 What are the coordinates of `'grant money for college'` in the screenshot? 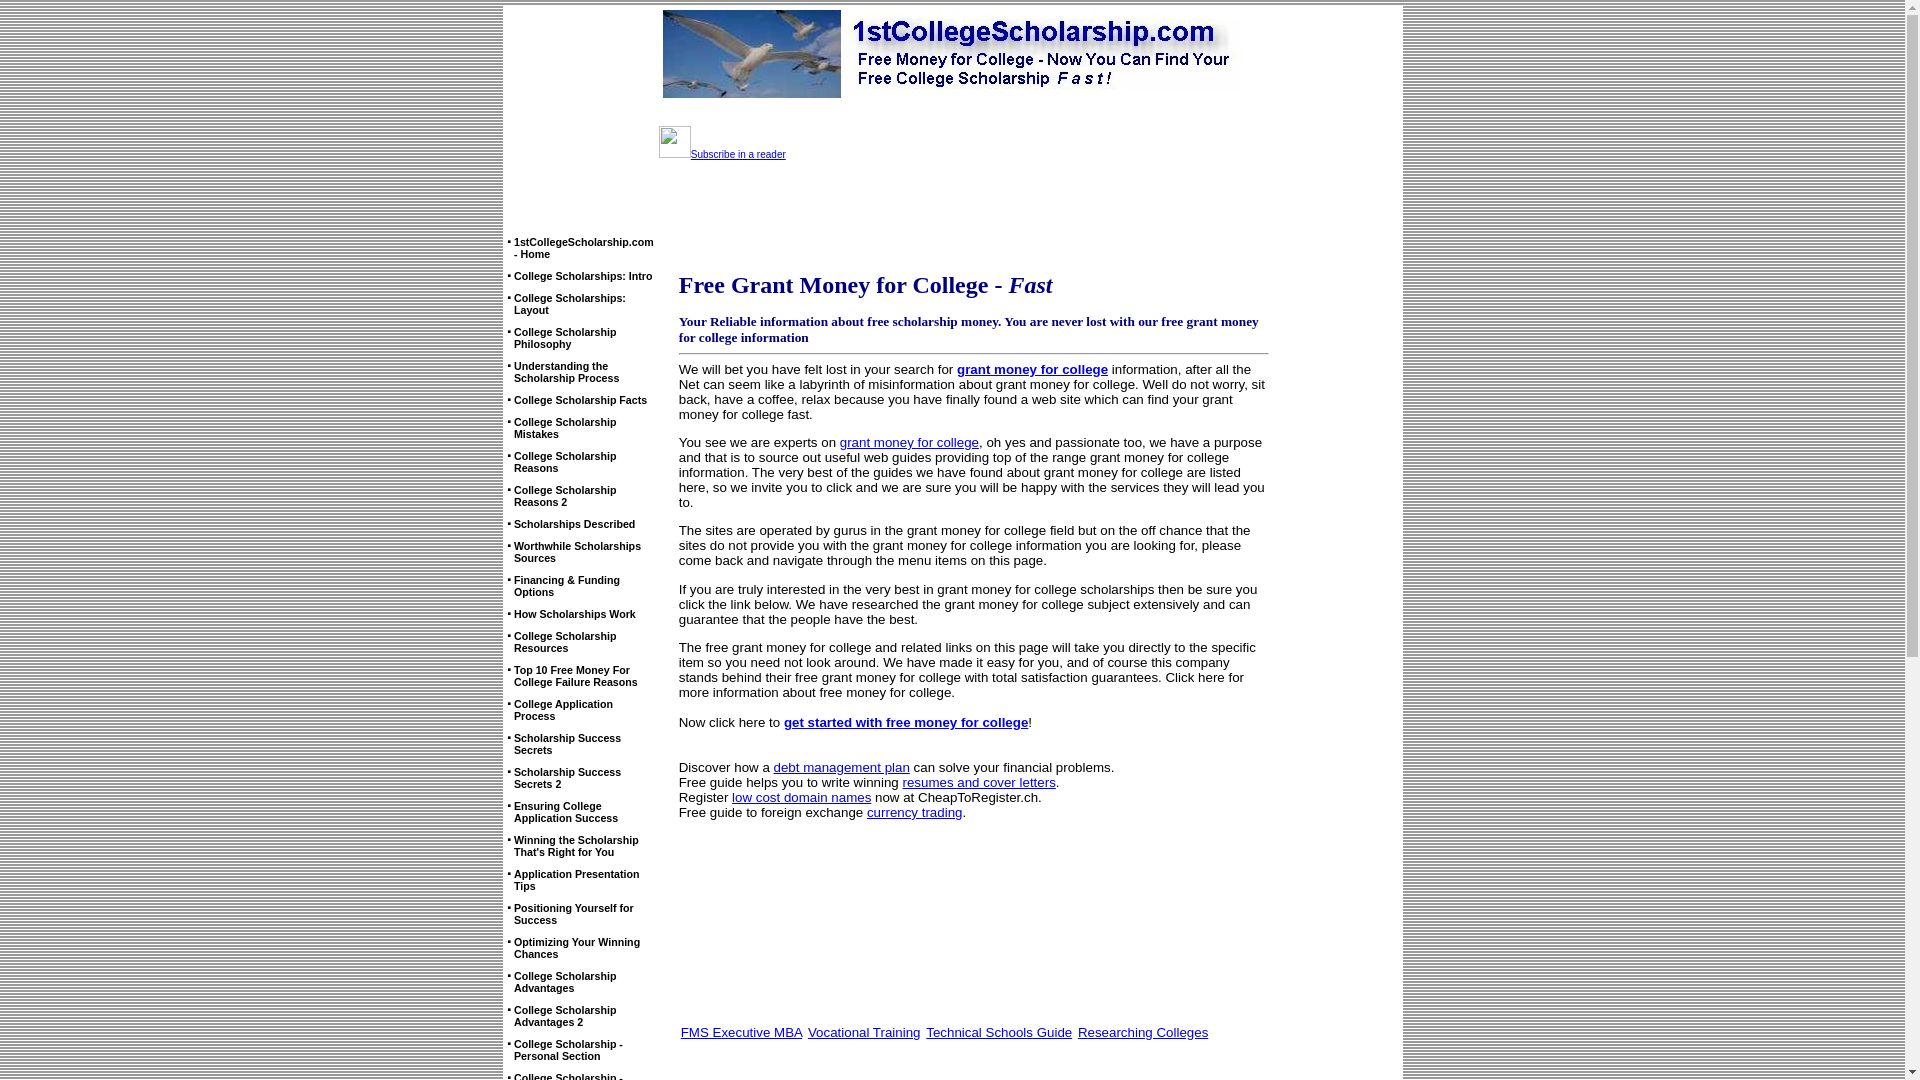 It's located at (908, 441).